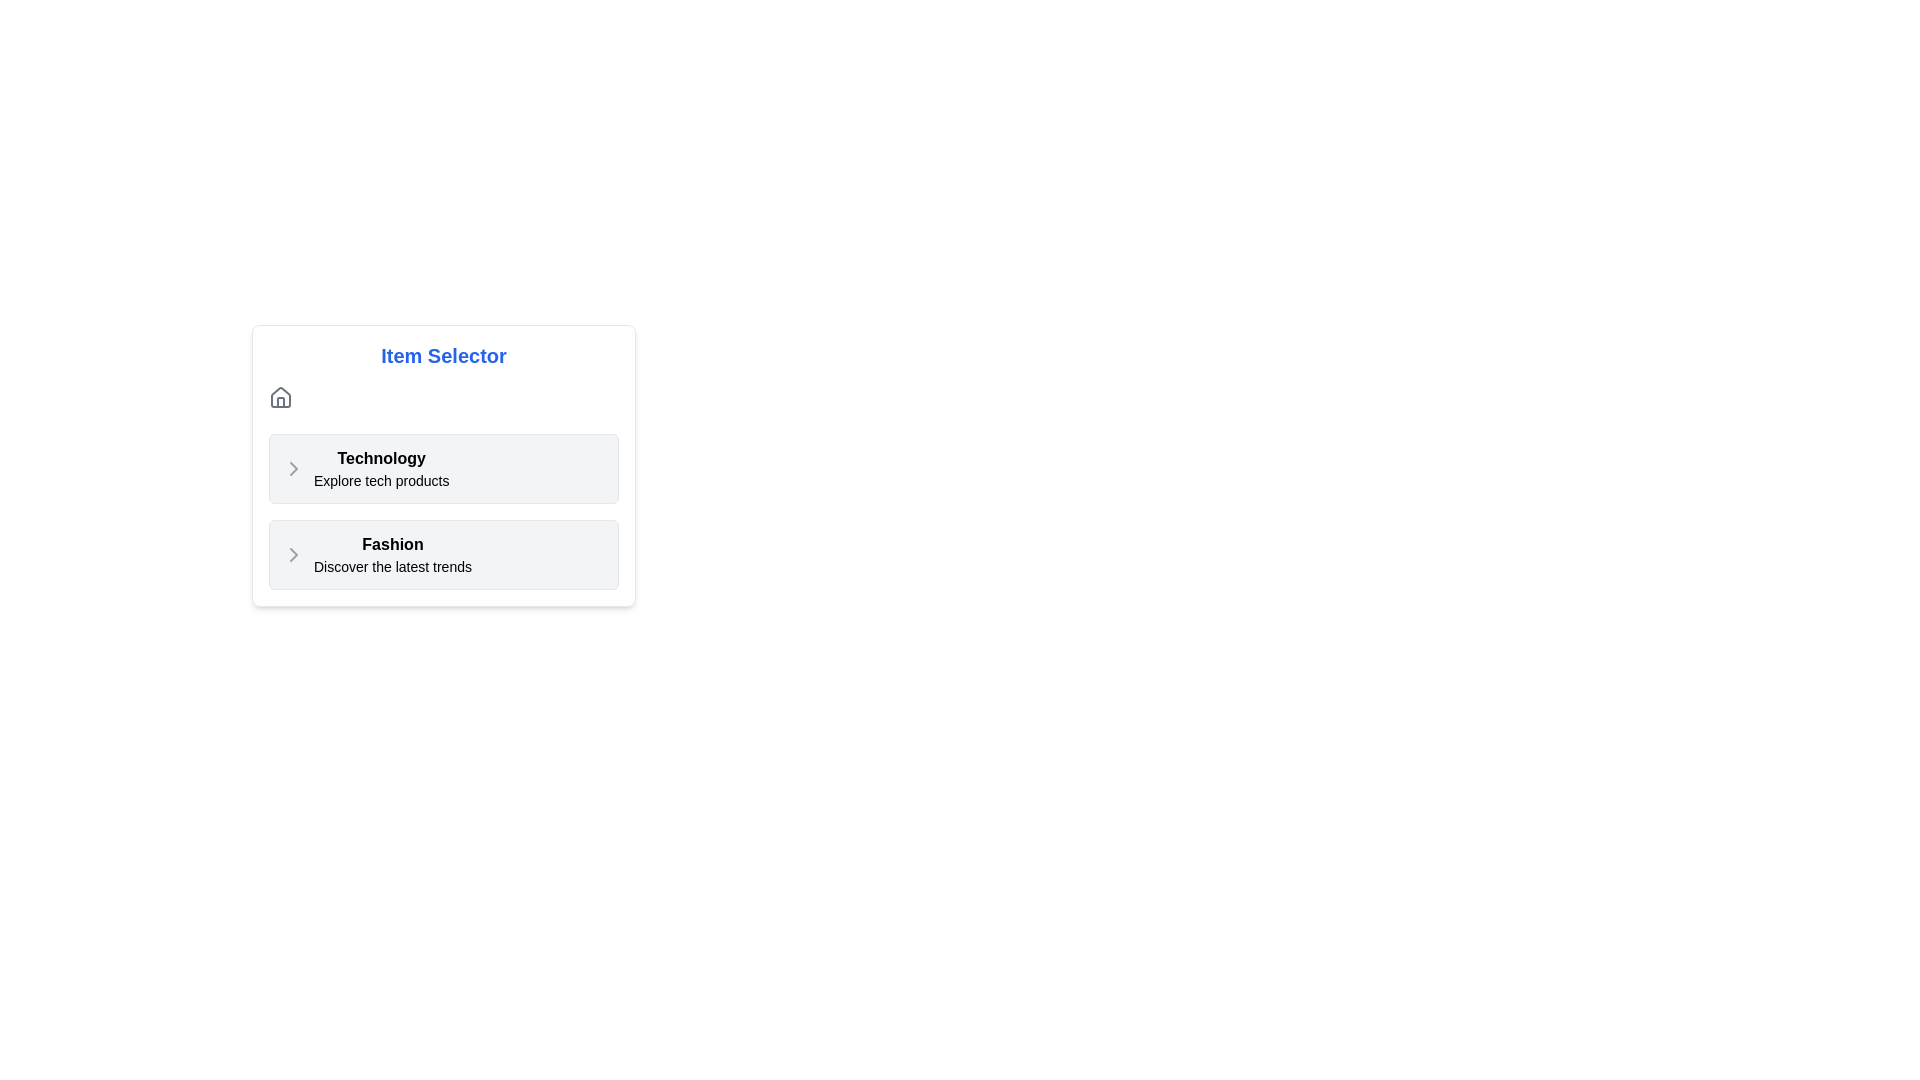 The width and height of the screenshot is (1920, 1080). Describe the element at coordinates (292, 555) in the screenshot. I see `the icon located to the right of the 'Fashion' text in the second list item of the 'Item Selector' menu` at that location.